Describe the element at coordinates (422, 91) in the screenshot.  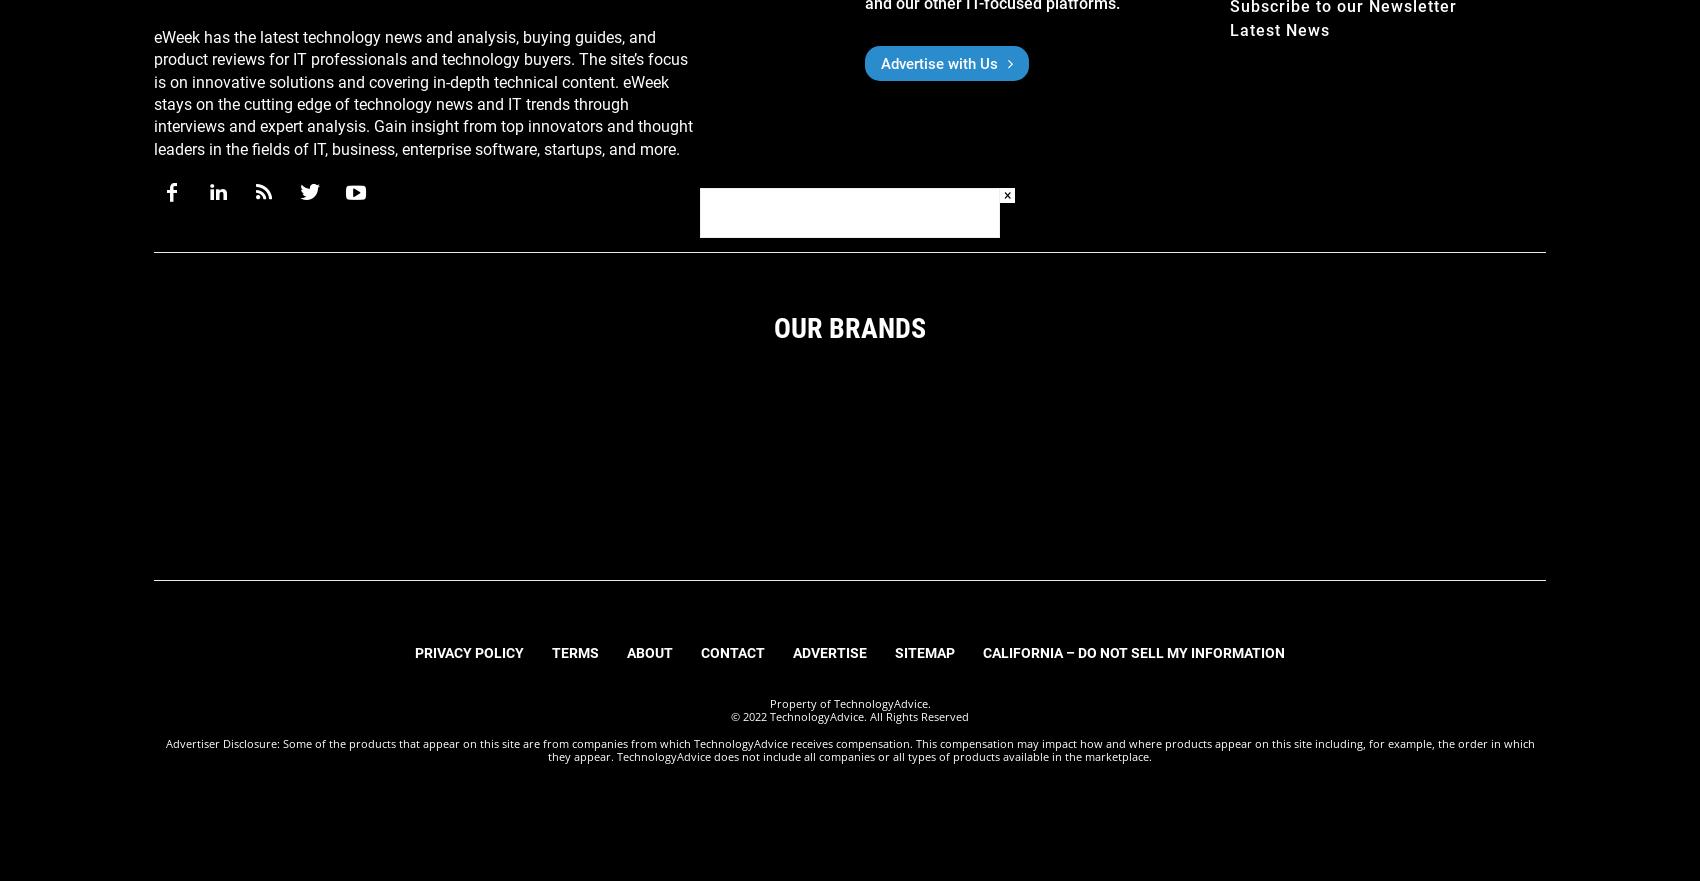
I see `'eWeek has the latest technology news and analysis, buying guides, and product reviews for IT professionals and technology buyers. The site’s focus is on innovative solutions and covering in-depth technical content. eWeek stays on the cutting edge of technology news and IT trends through interviews and expert analysis. Gain insight from top innovators and thought leaders in the fields of IT, business, enterprise software, startups, and more.'` at that location.